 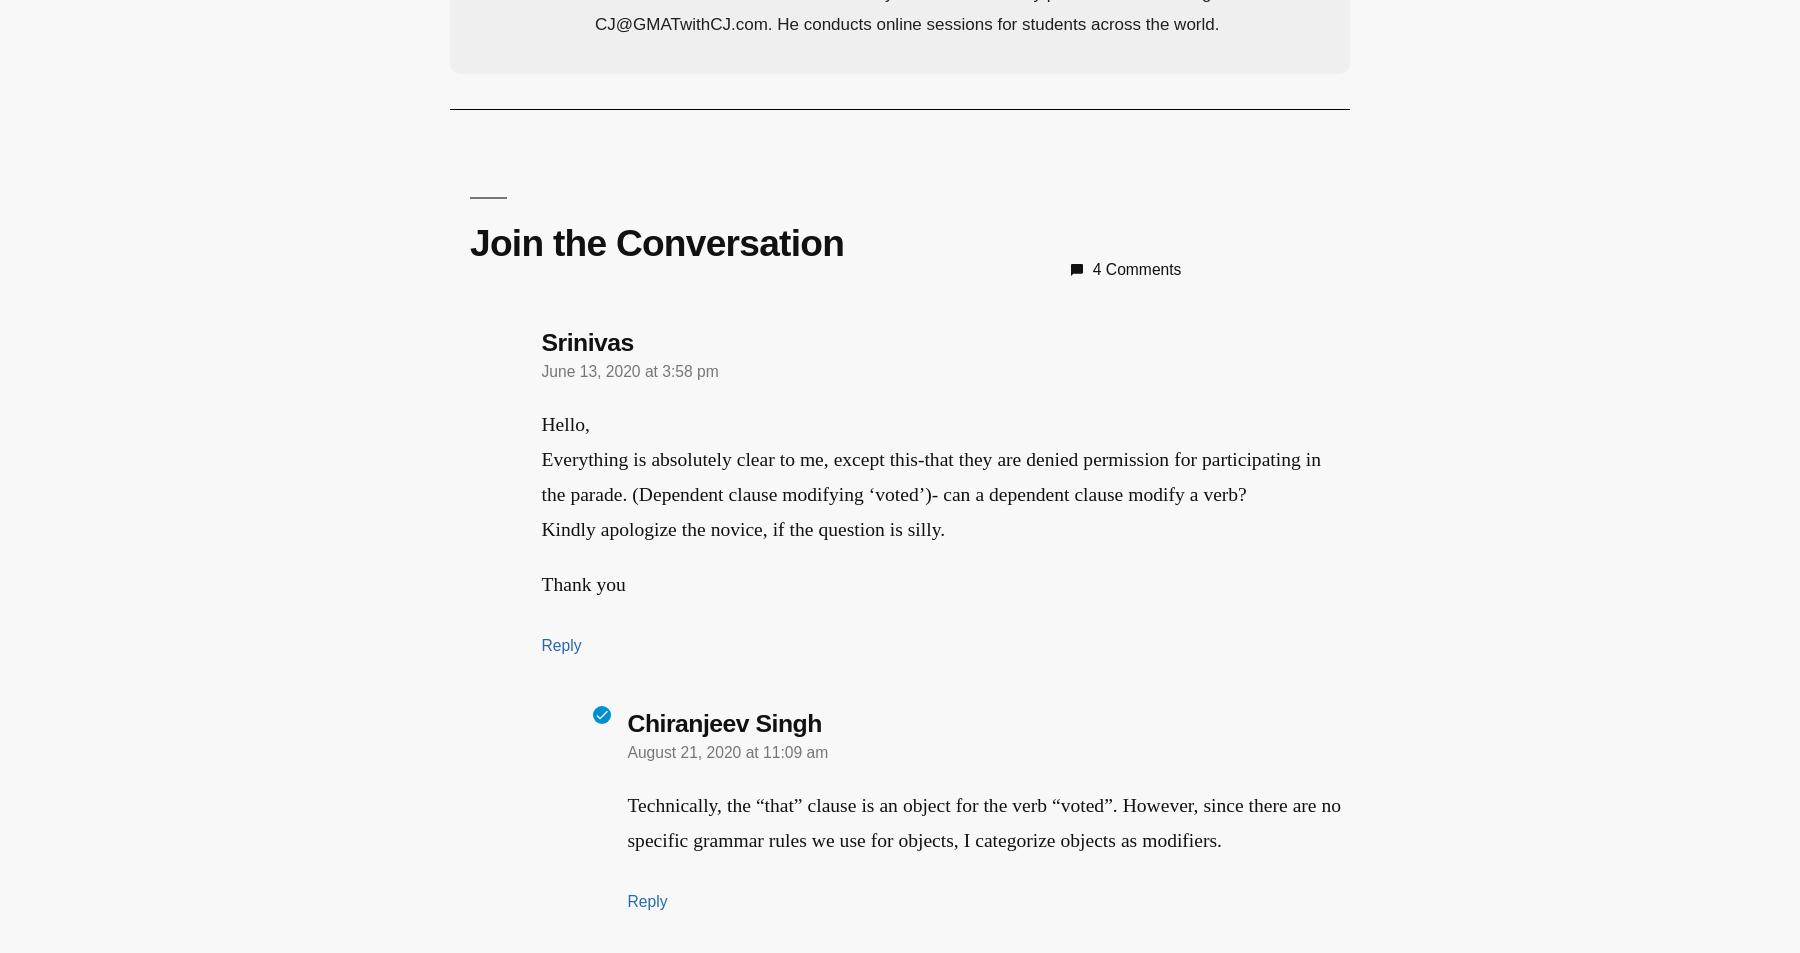 What do you see at coordinates (717, 721) in the screenshot?
I see `'Chiranjeev Singh'` at bounding box center [717, 721].